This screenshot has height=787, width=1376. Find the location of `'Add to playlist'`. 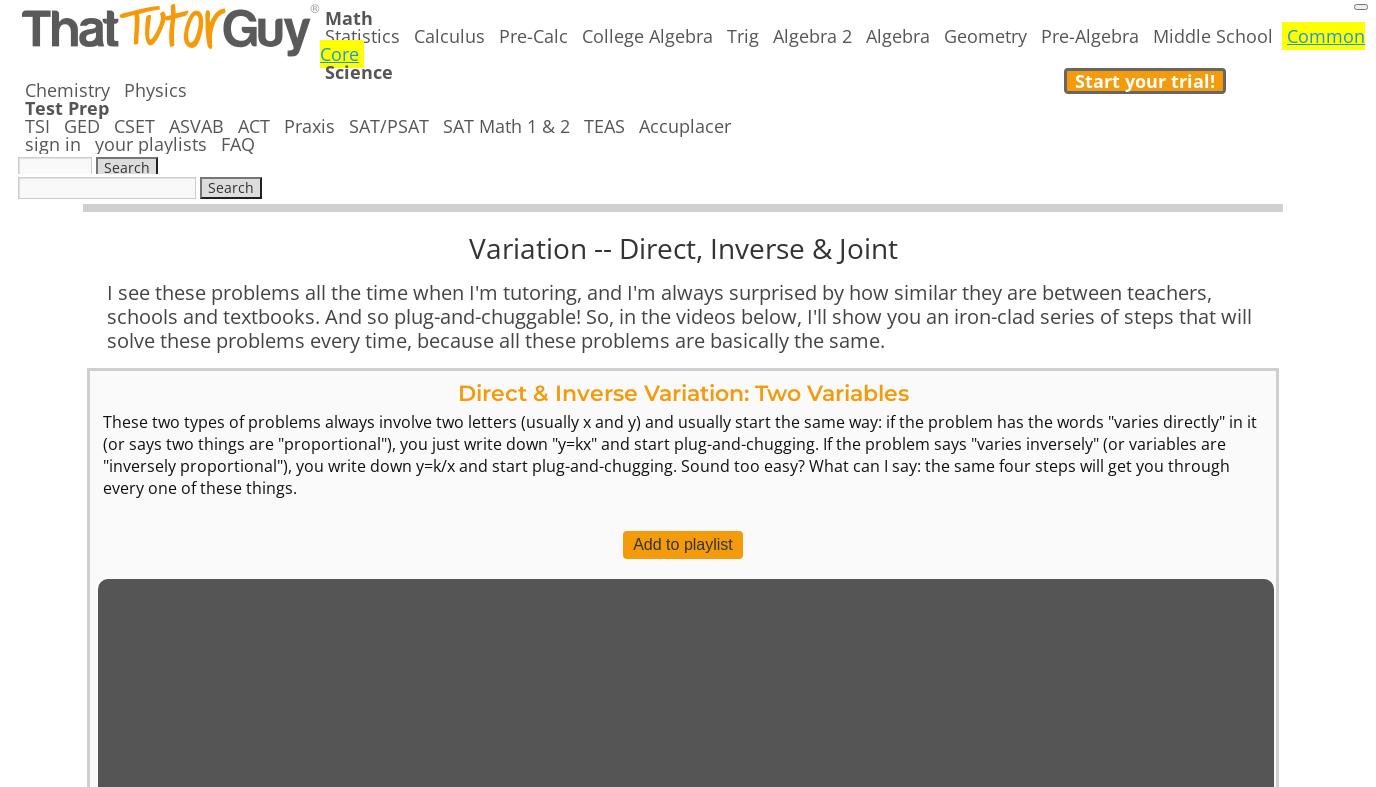

'Add to playlist' is located at coordinates (682, 542).